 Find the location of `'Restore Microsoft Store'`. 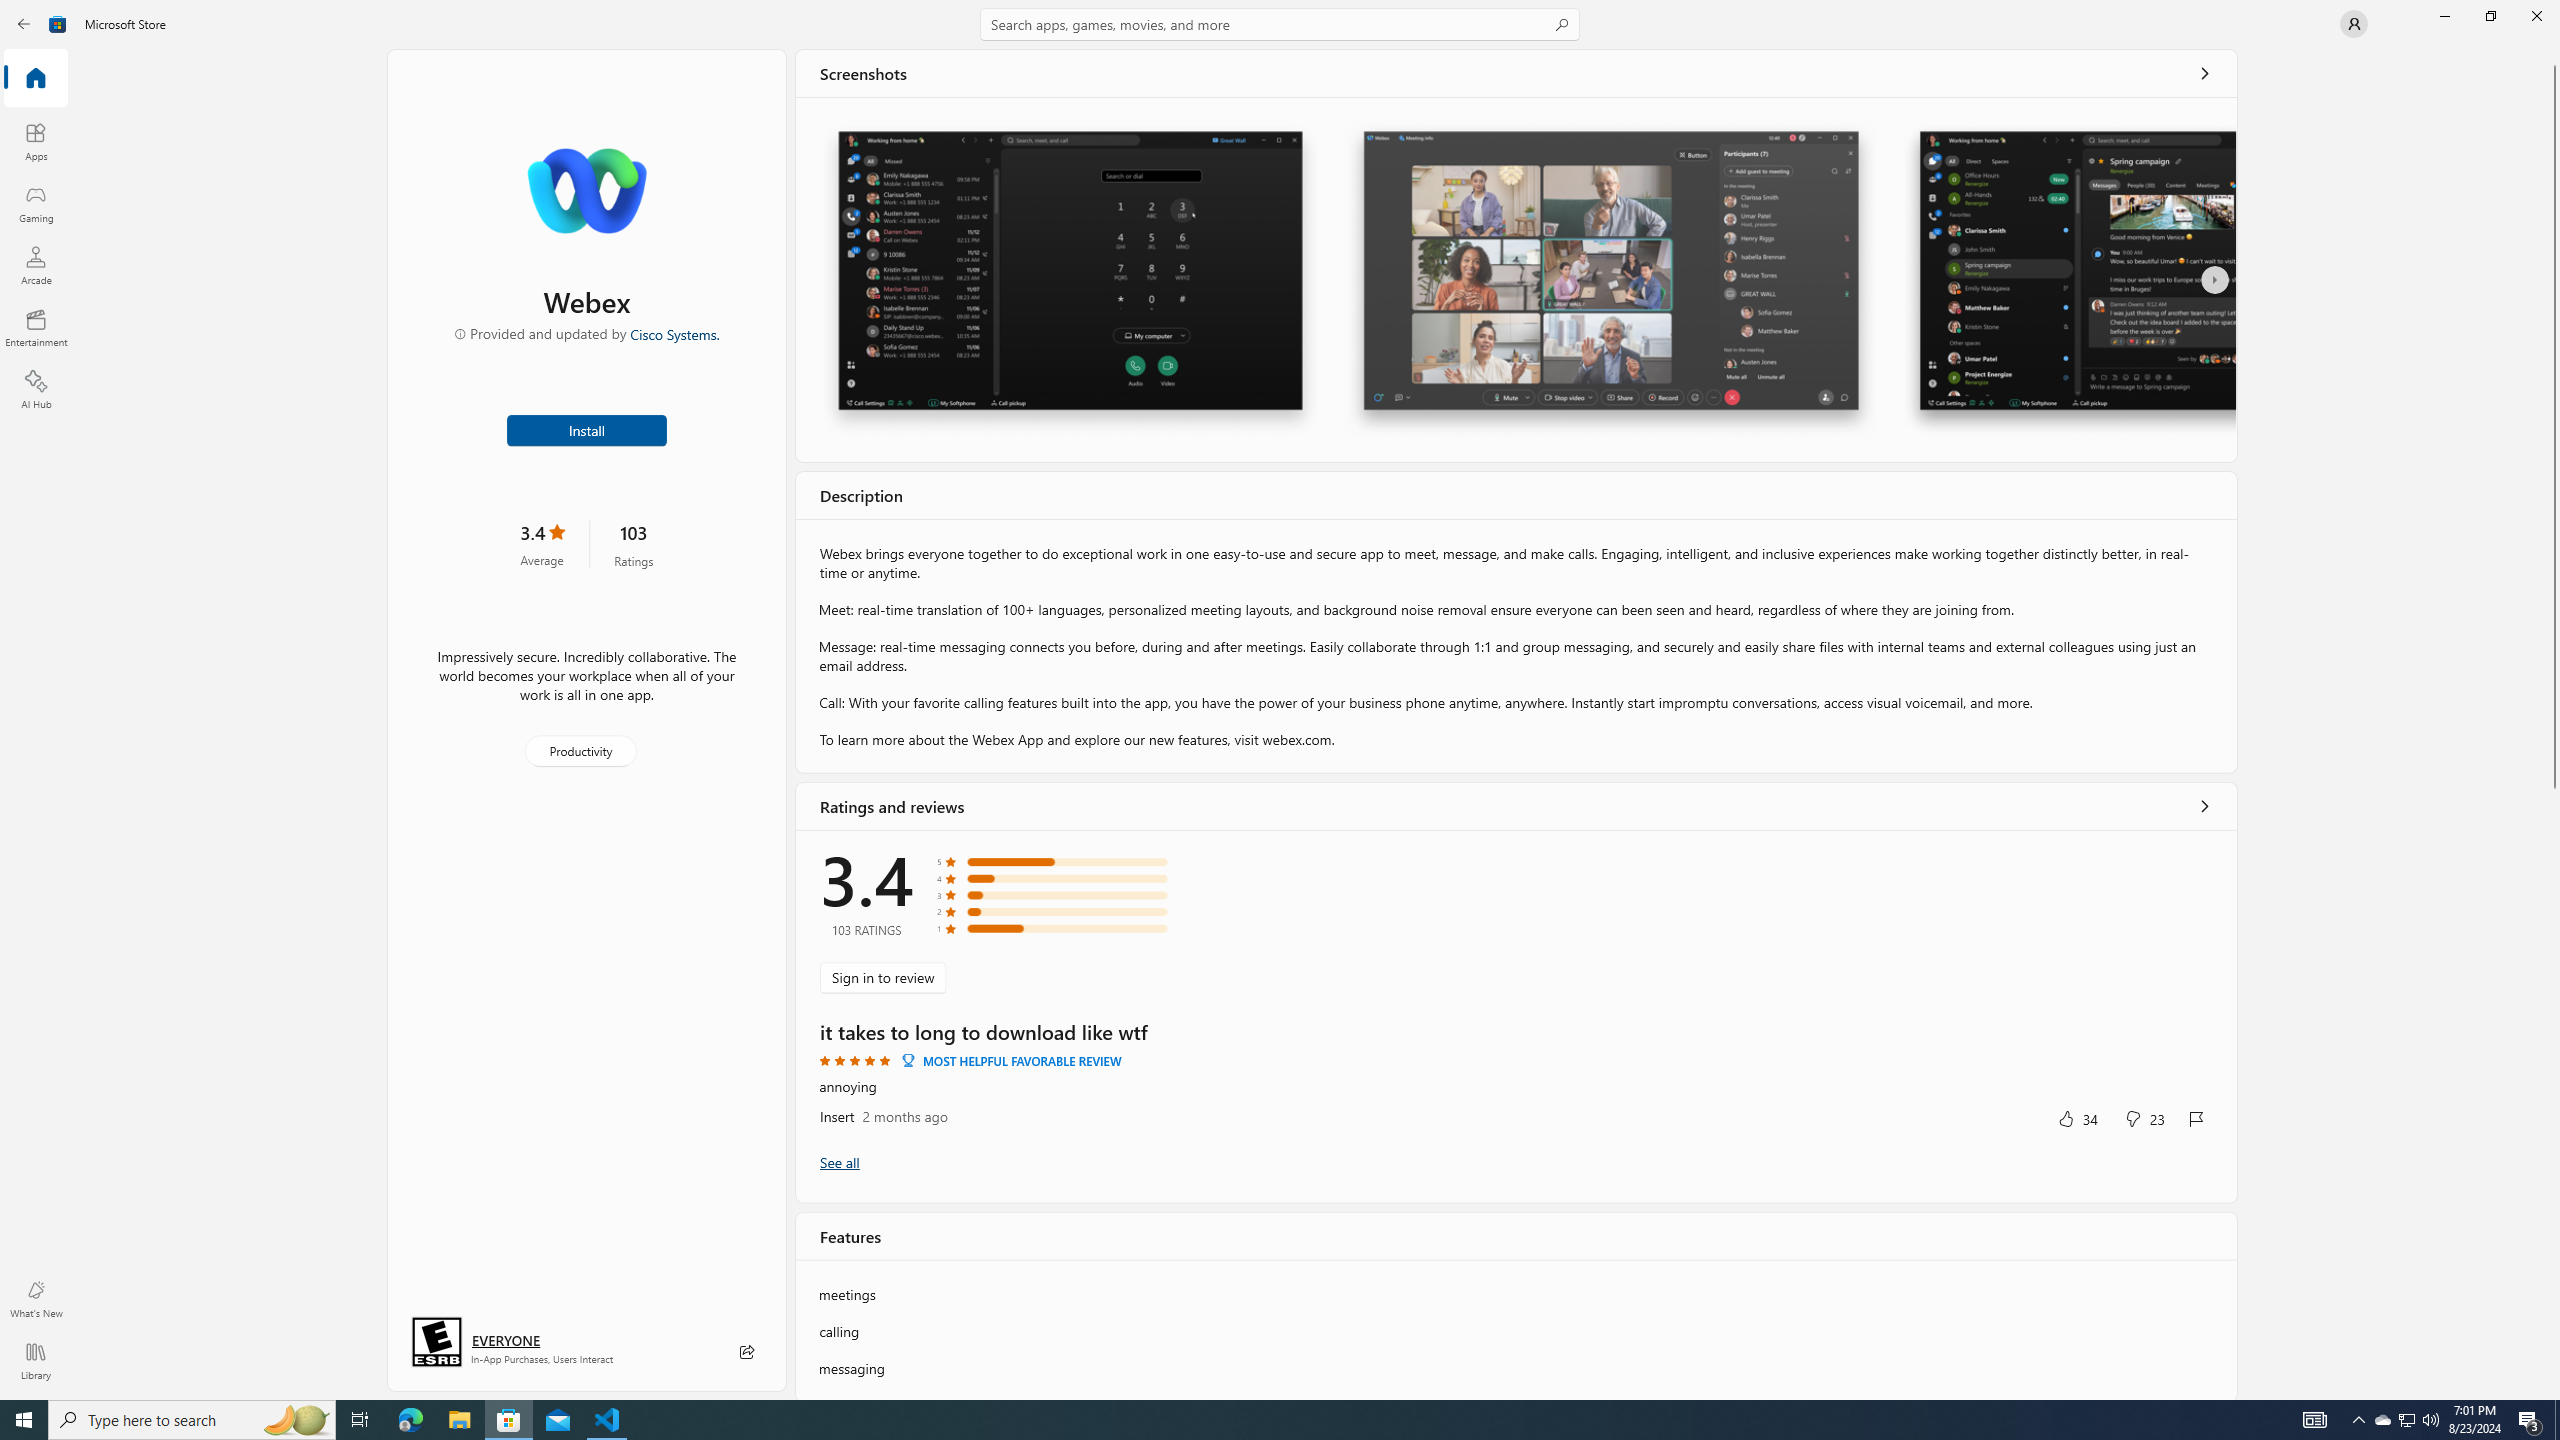

'Restore Microsoft Store' is located at coordinates (2490, 15).